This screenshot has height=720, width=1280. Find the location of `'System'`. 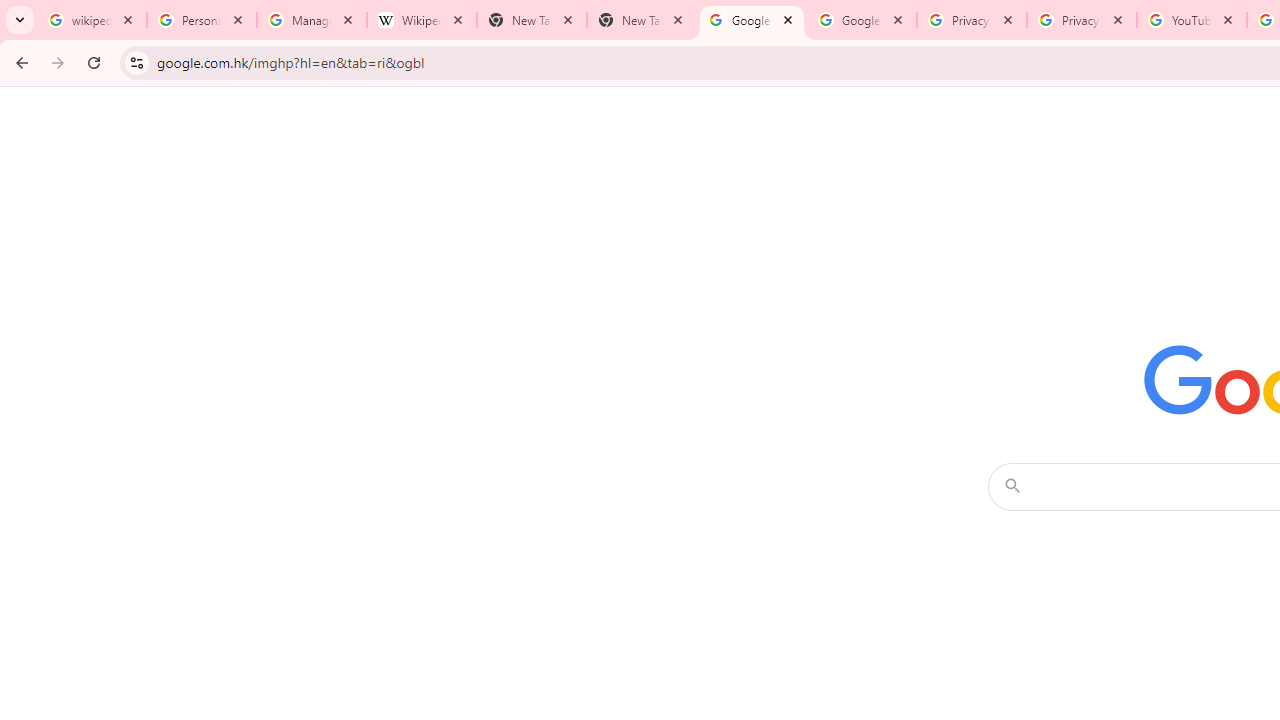

'System' is located at coordinates (10, 11).